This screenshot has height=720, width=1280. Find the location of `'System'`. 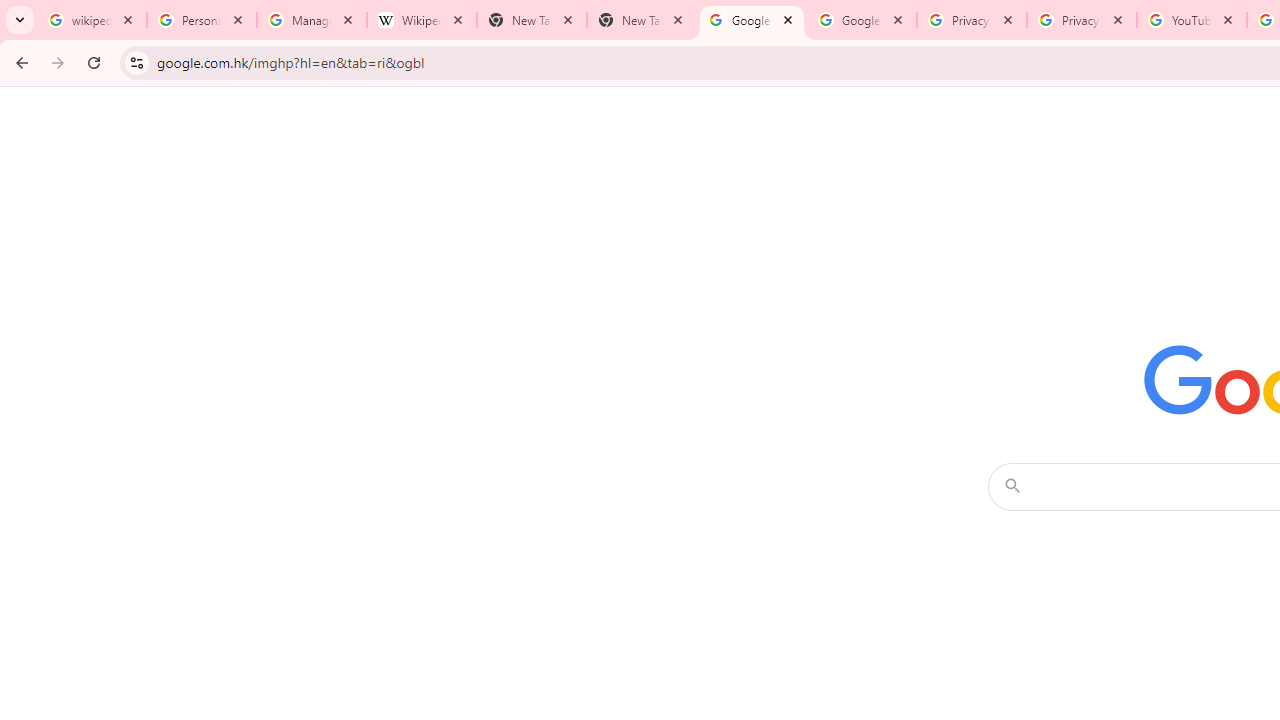

'System' is located at coordinates (10, 11).